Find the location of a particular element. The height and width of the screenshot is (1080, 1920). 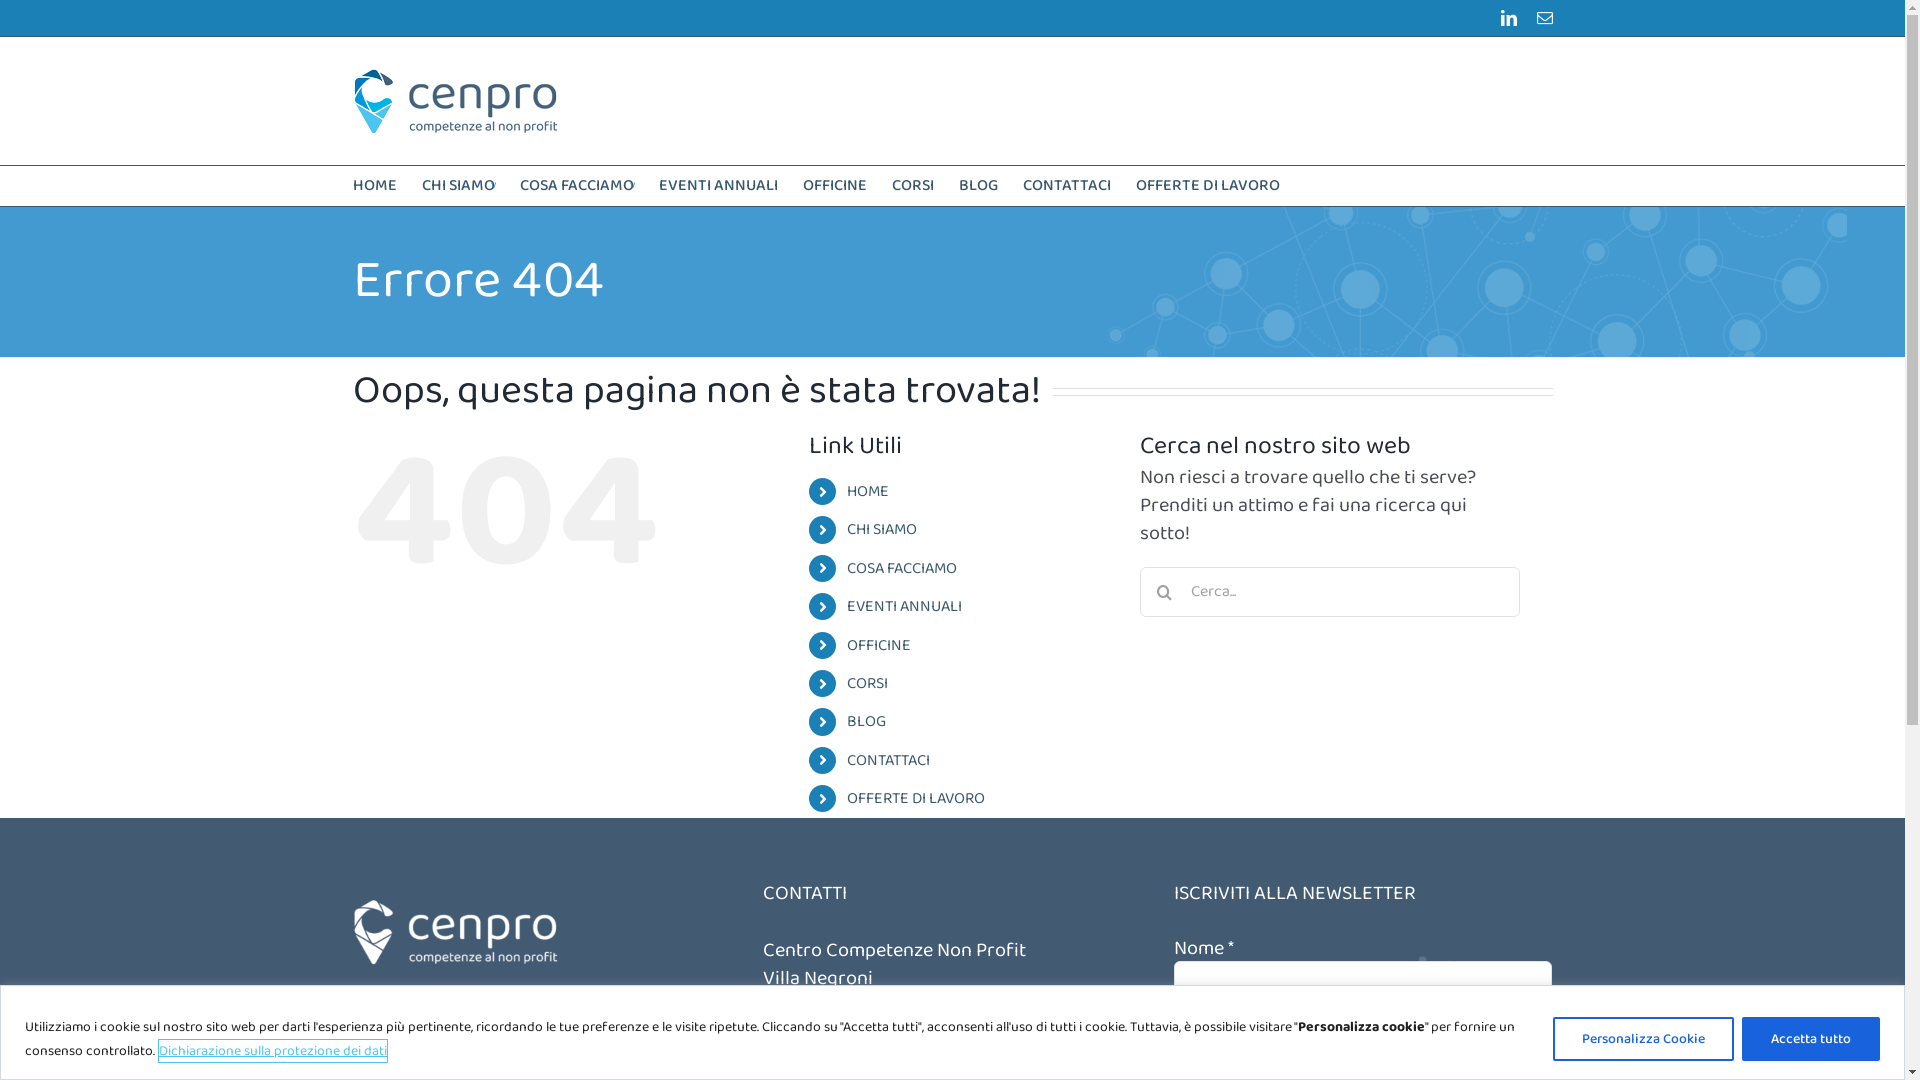

'CONTATTACI' is located at coordinates (1064, 185).